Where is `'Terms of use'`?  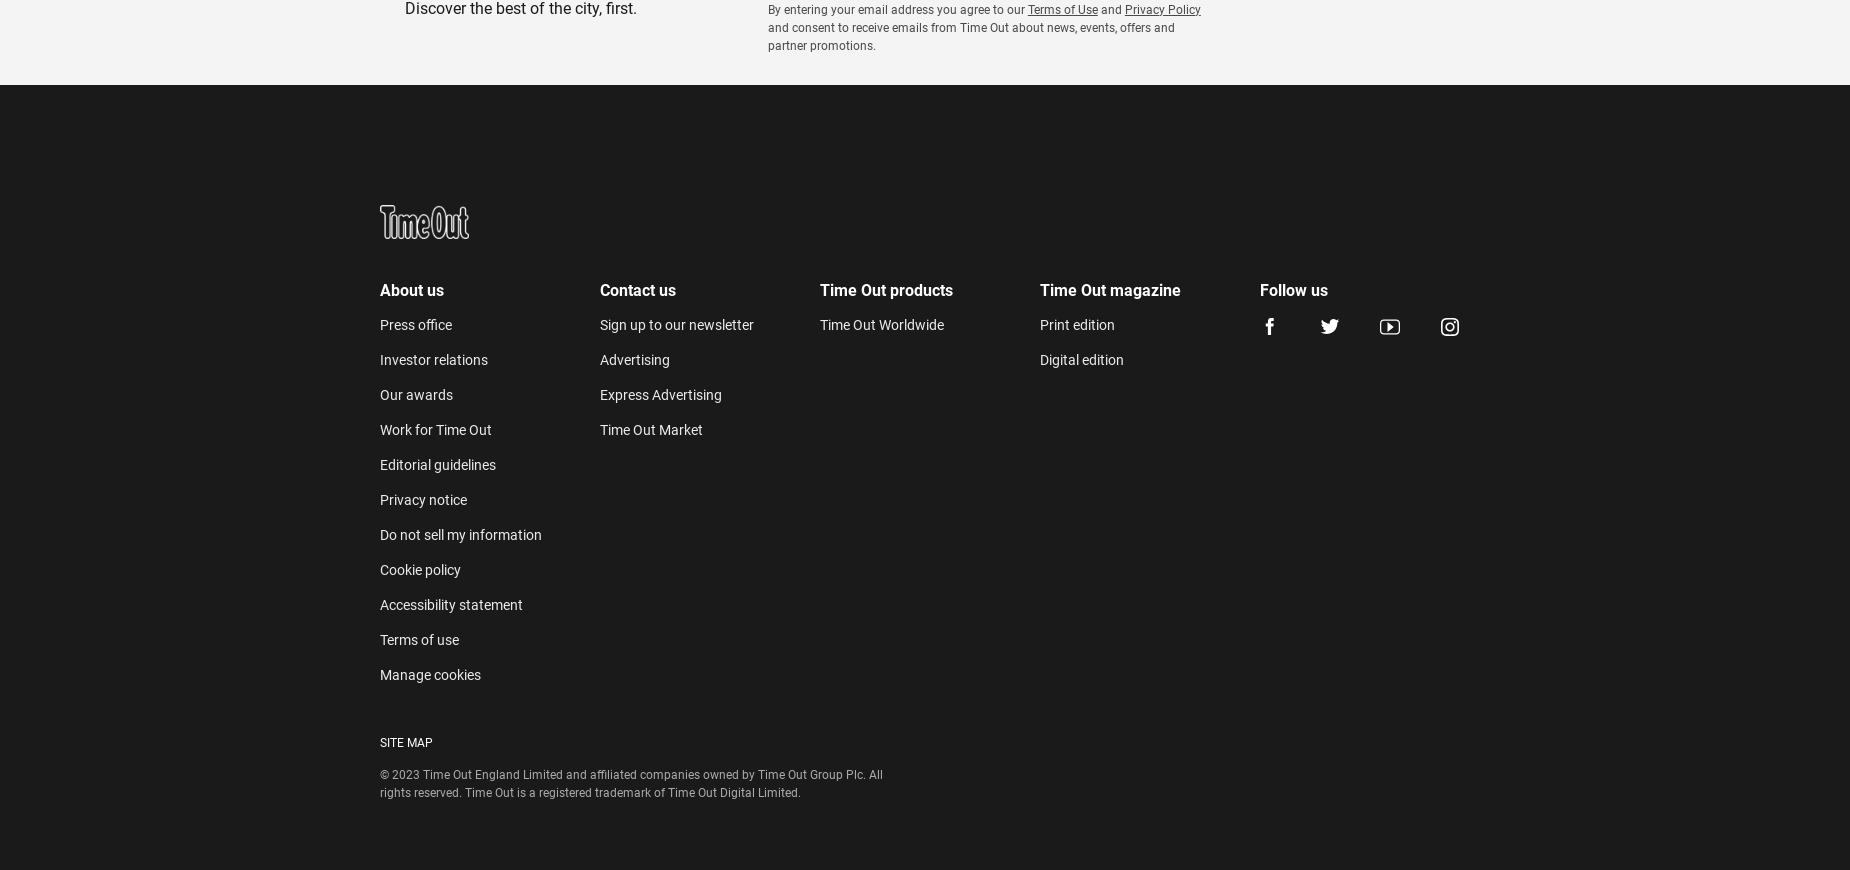 'Terms of use' is located at coordinates (418, 638).